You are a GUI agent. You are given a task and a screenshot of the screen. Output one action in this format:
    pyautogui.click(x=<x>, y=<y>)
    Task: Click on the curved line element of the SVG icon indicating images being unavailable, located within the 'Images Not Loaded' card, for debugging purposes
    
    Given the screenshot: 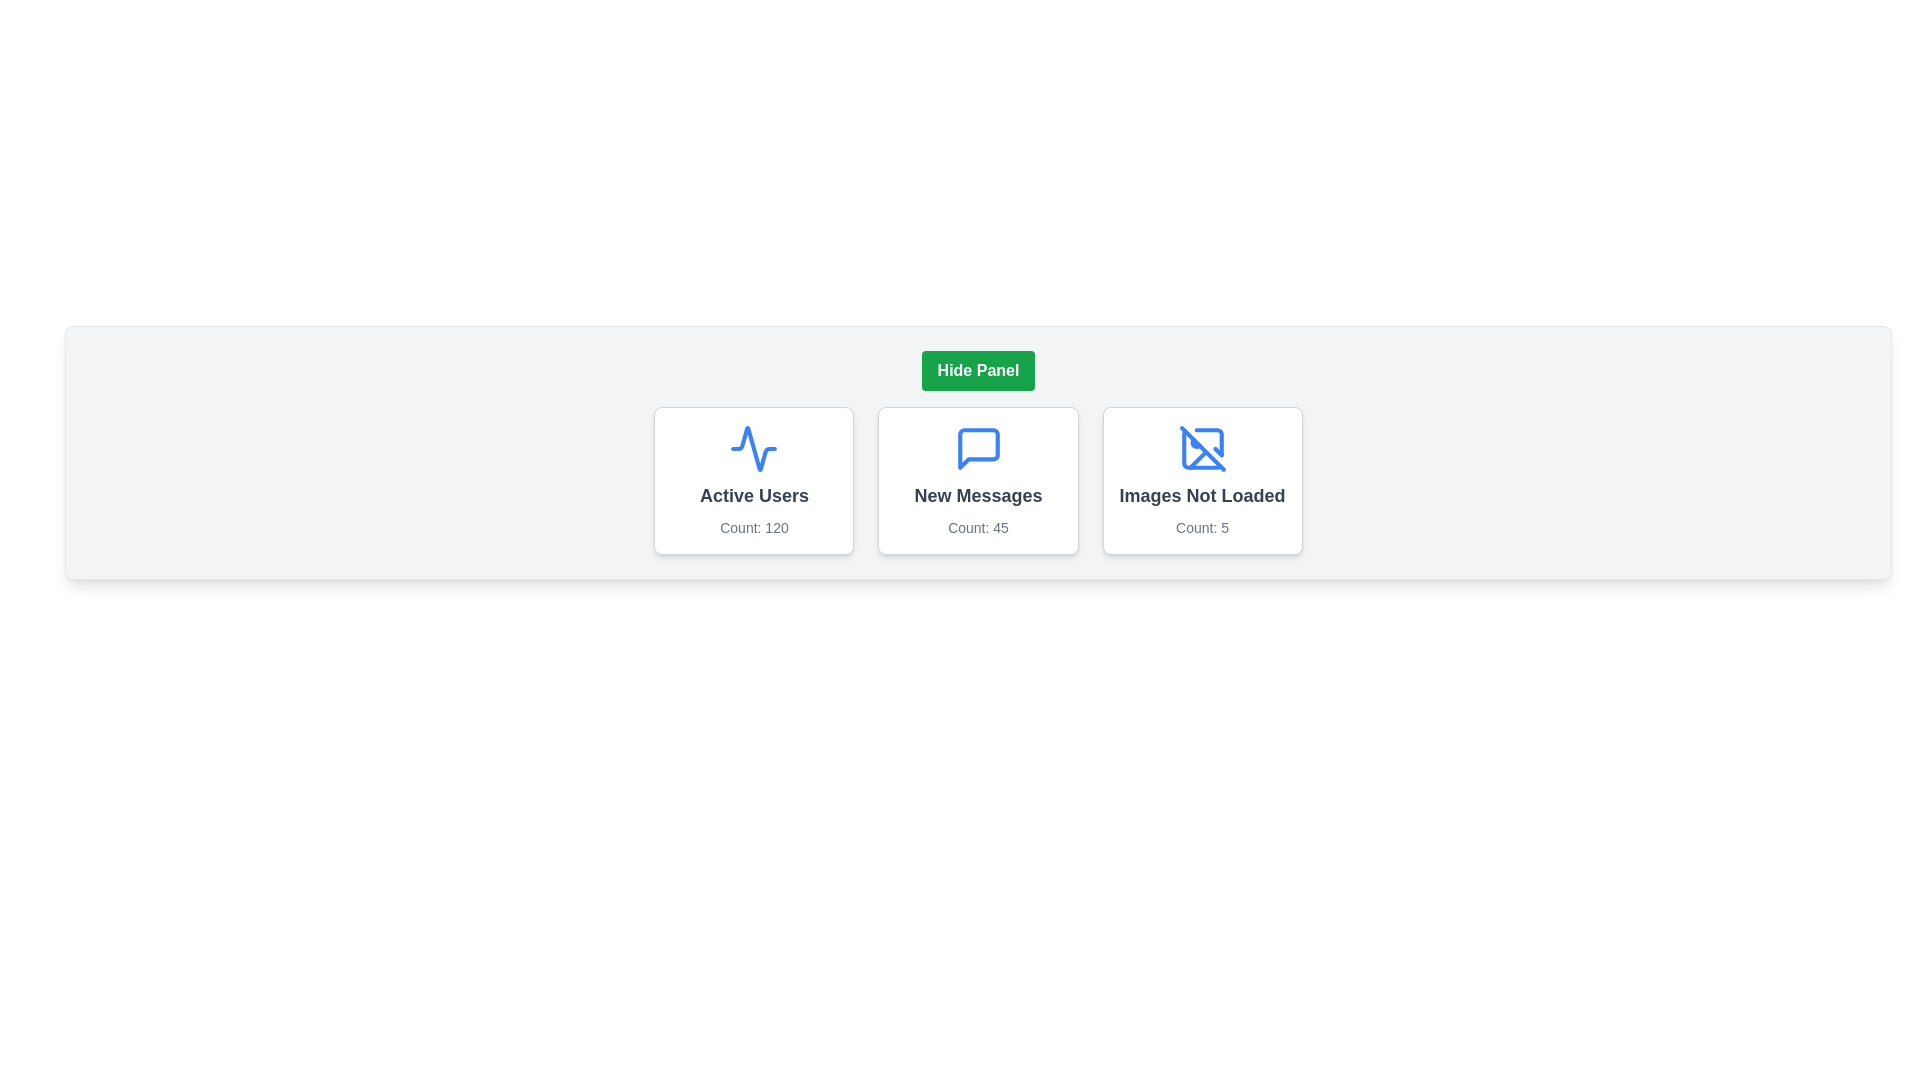 What is the action you would take?
    pyautogui.click(x=1207, y=441)
    